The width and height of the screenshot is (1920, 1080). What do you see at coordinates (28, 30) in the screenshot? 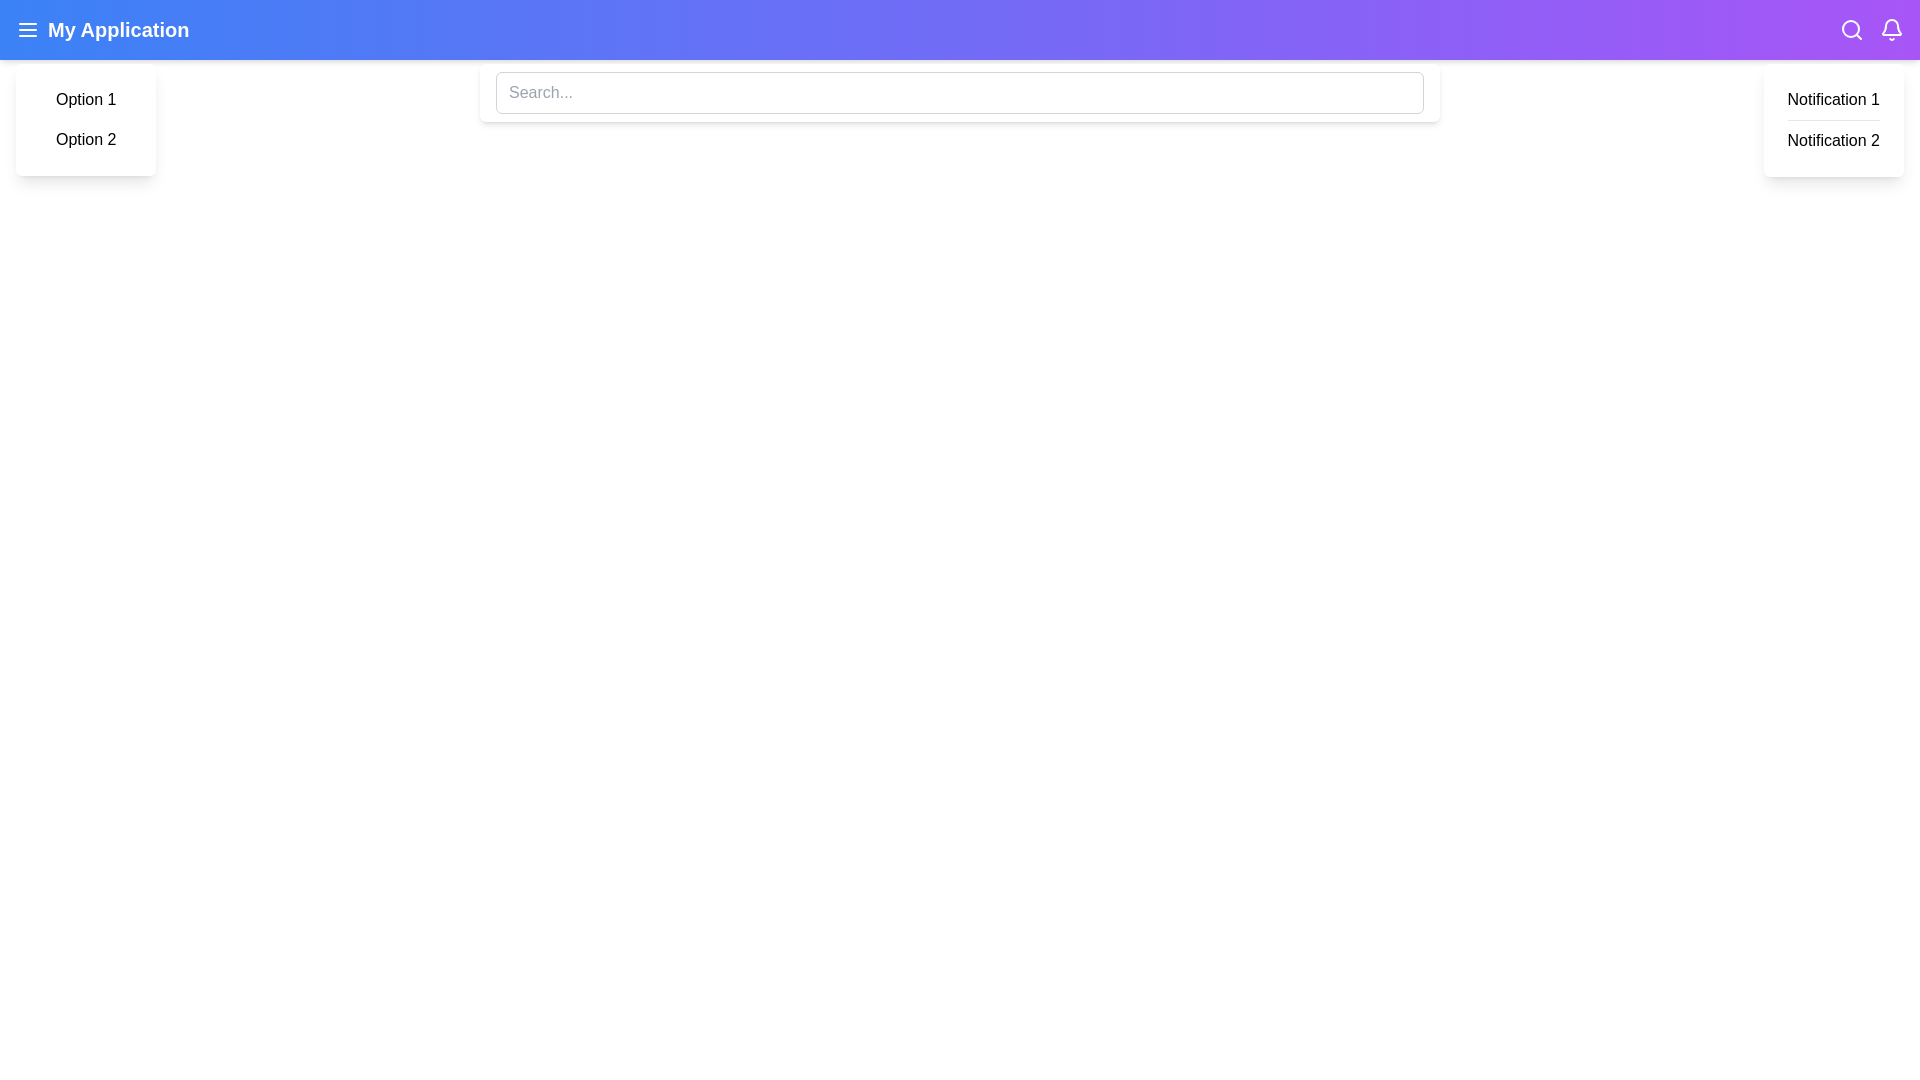
I see `the navigation toggle button located at the top-left corner of the header bar, adjacent to the application title 'My Application', to receive additional visual feedback` at bounding box center [28, 30].